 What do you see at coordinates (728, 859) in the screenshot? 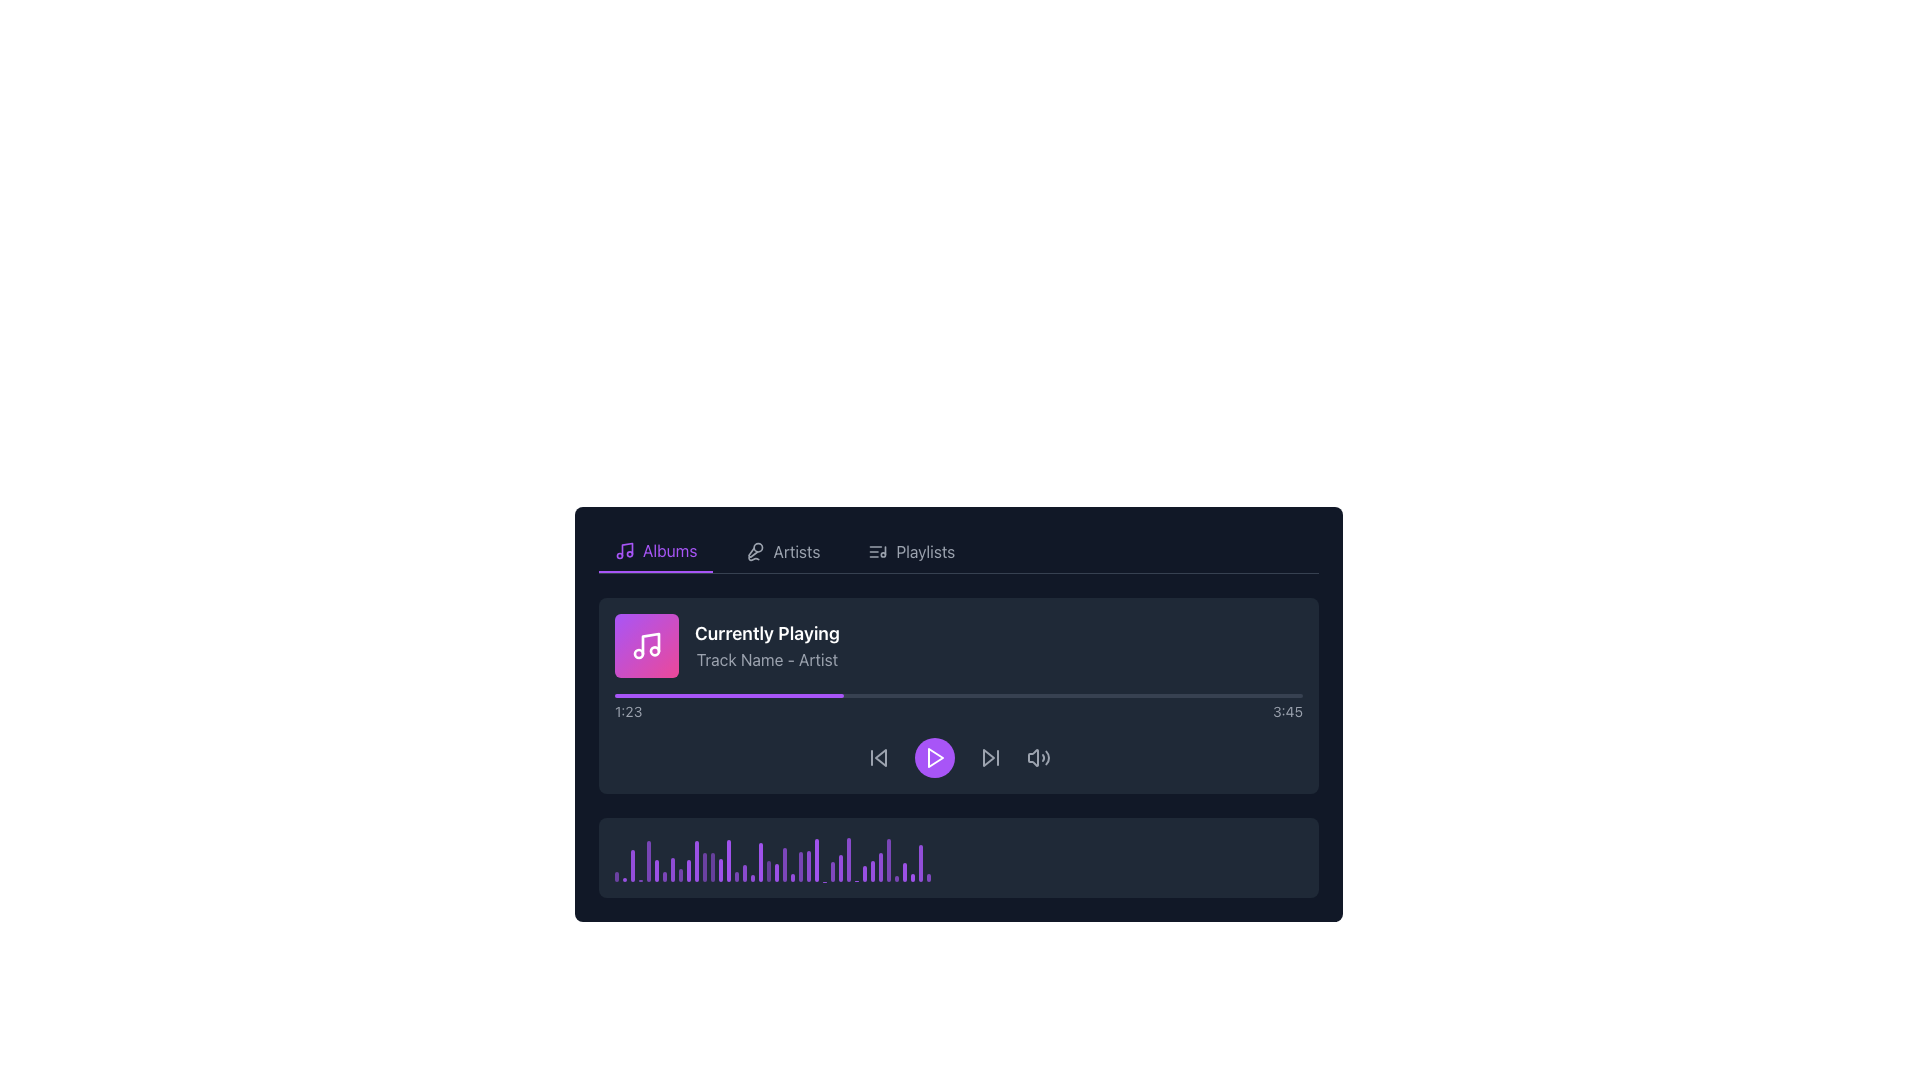
I see `the 15th vertical purple ProgressBar in the audio waveform representation of the music player interface` at bounding box center [728, 859].